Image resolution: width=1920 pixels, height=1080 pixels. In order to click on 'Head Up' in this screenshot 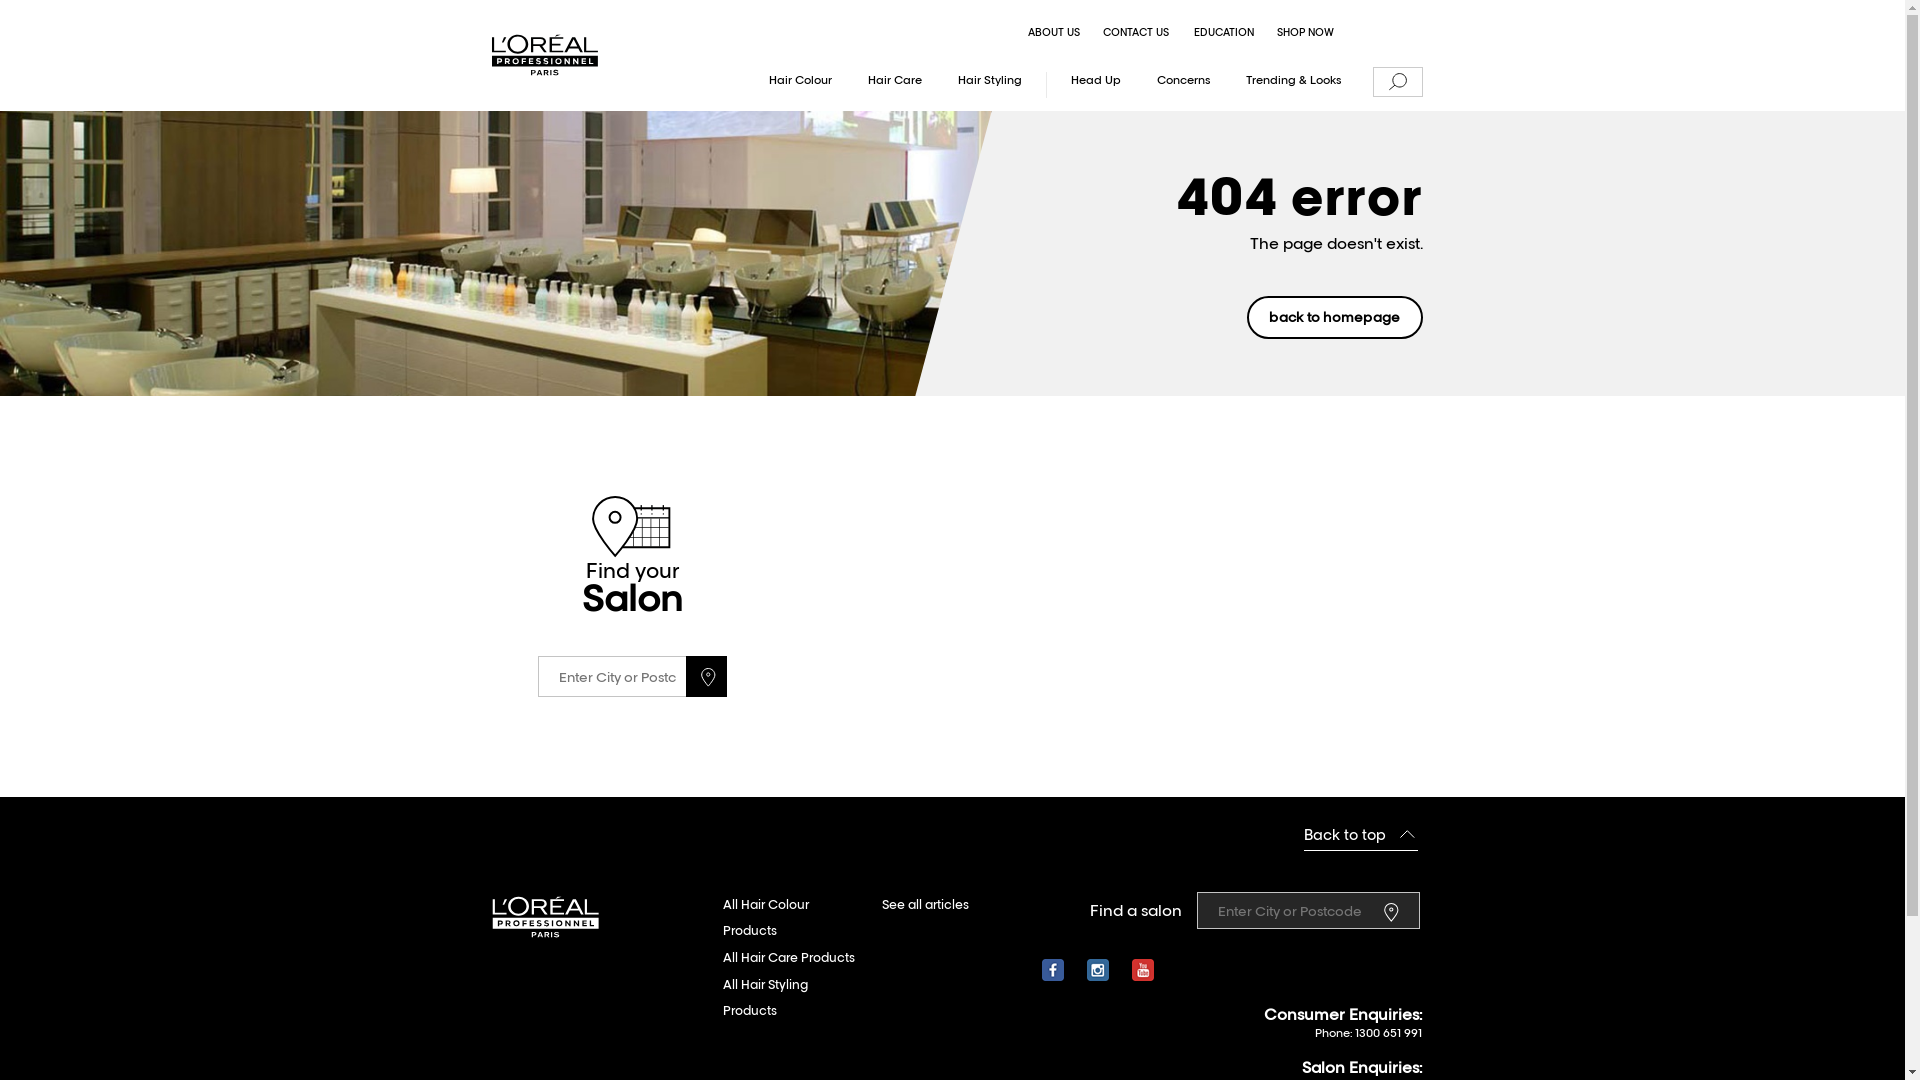, I will do `click(1095, 83)`.